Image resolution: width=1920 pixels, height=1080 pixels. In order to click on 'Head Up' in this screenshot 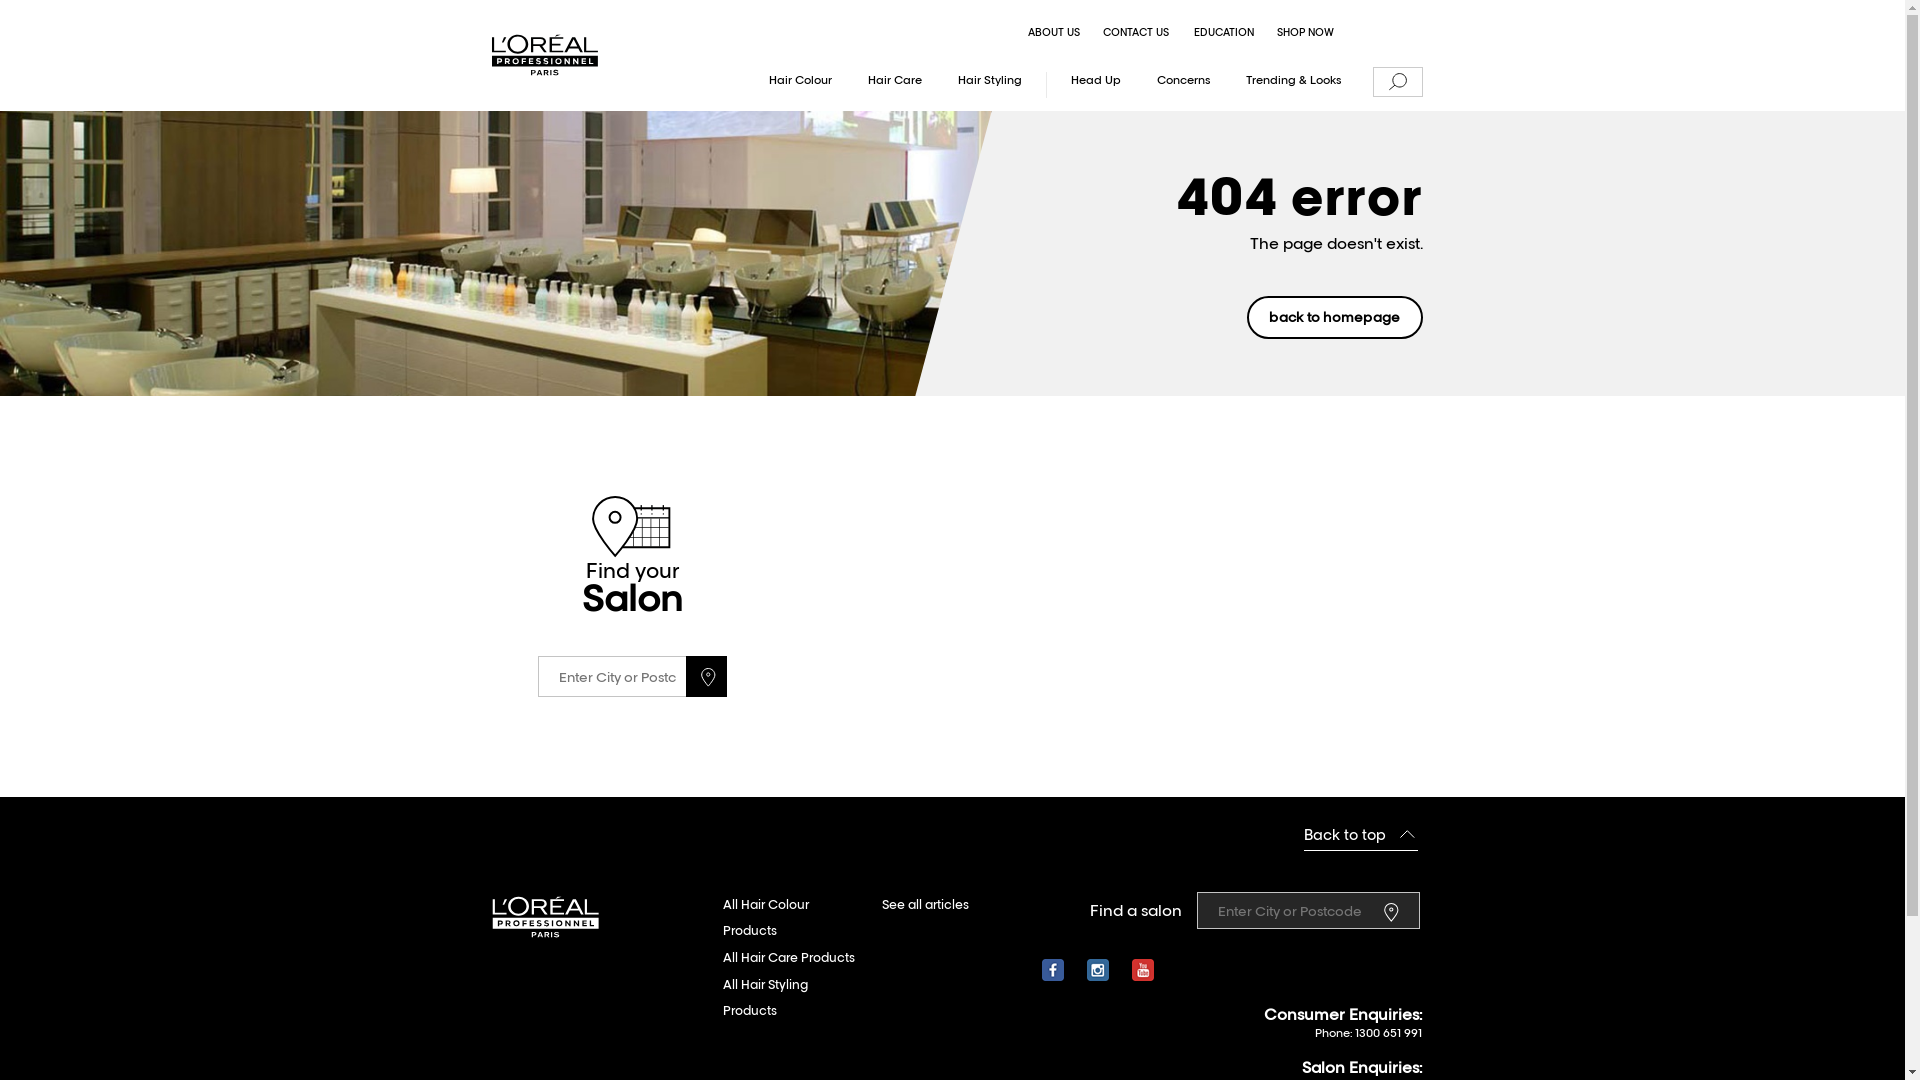, I will do `click(1095, 83)`.